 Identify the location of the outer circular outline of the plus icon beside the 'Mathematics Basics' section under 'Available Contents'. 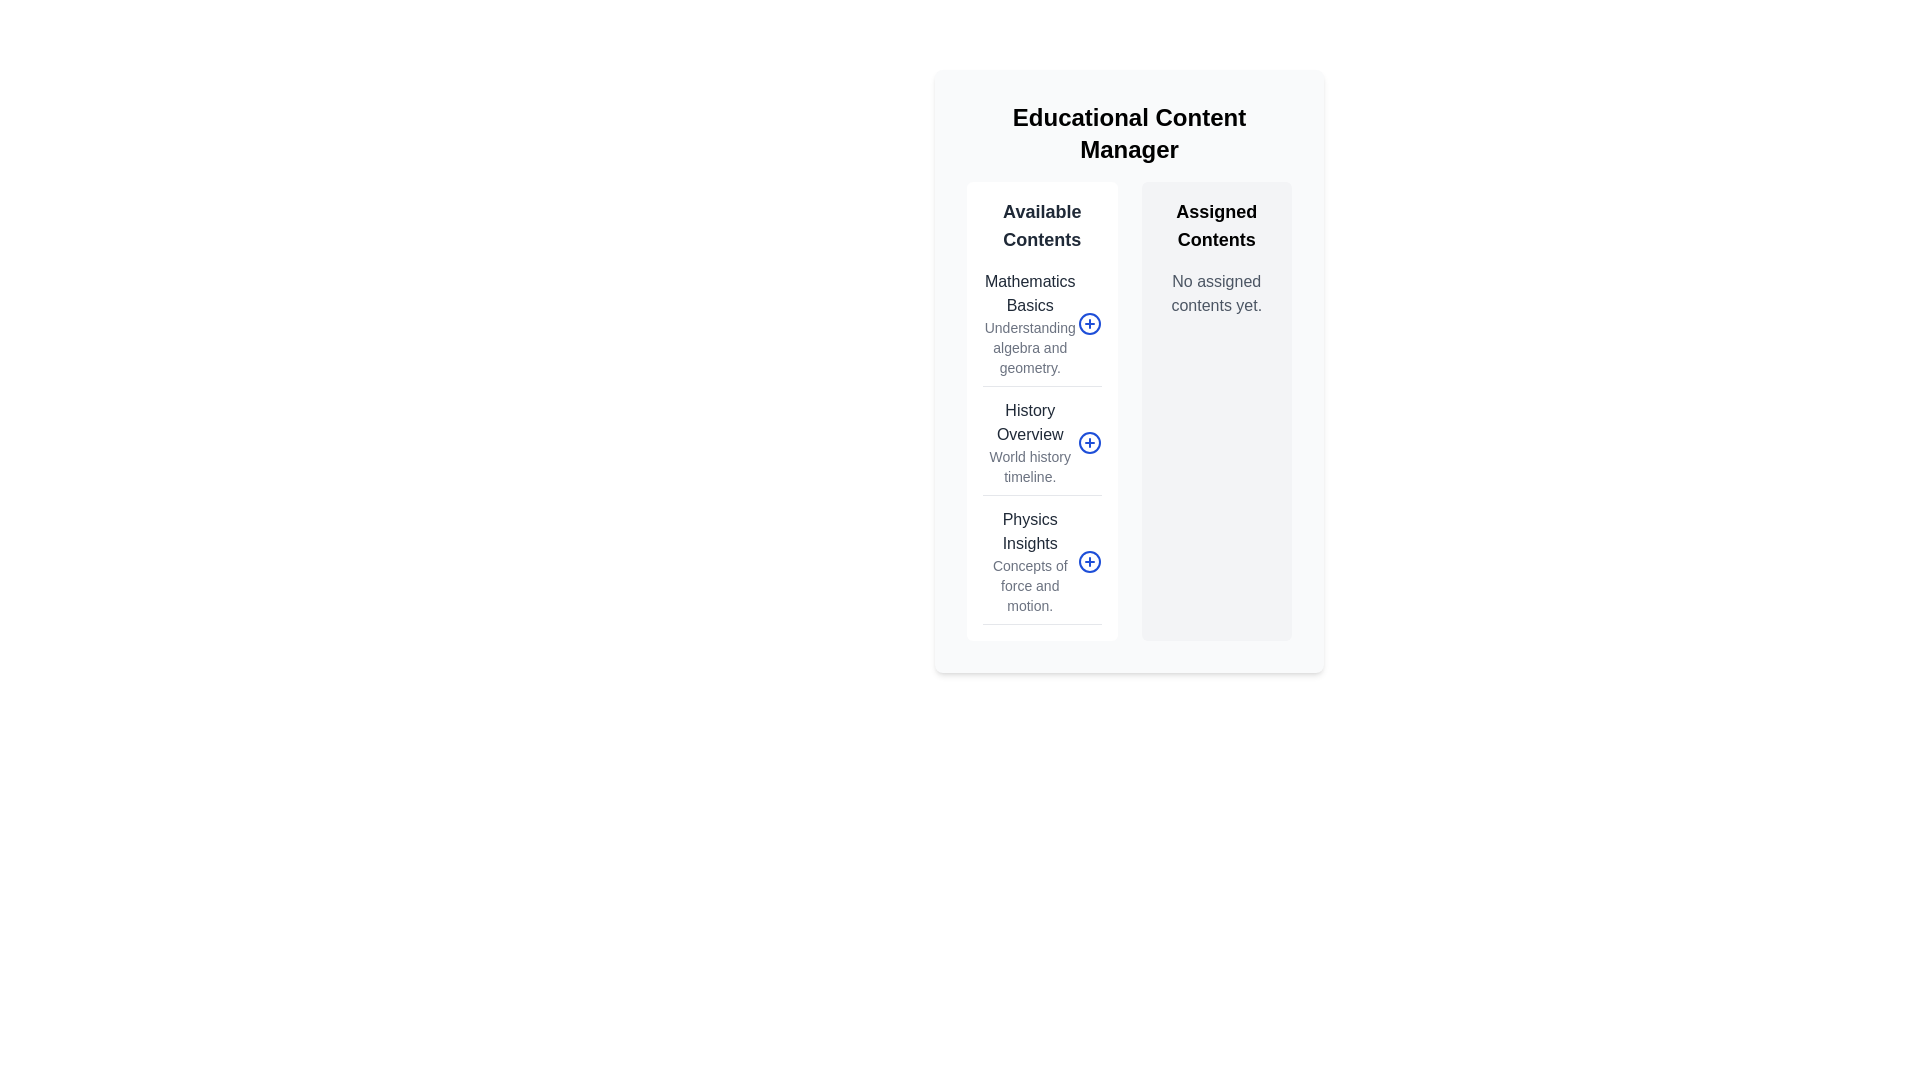
(1088, 323).